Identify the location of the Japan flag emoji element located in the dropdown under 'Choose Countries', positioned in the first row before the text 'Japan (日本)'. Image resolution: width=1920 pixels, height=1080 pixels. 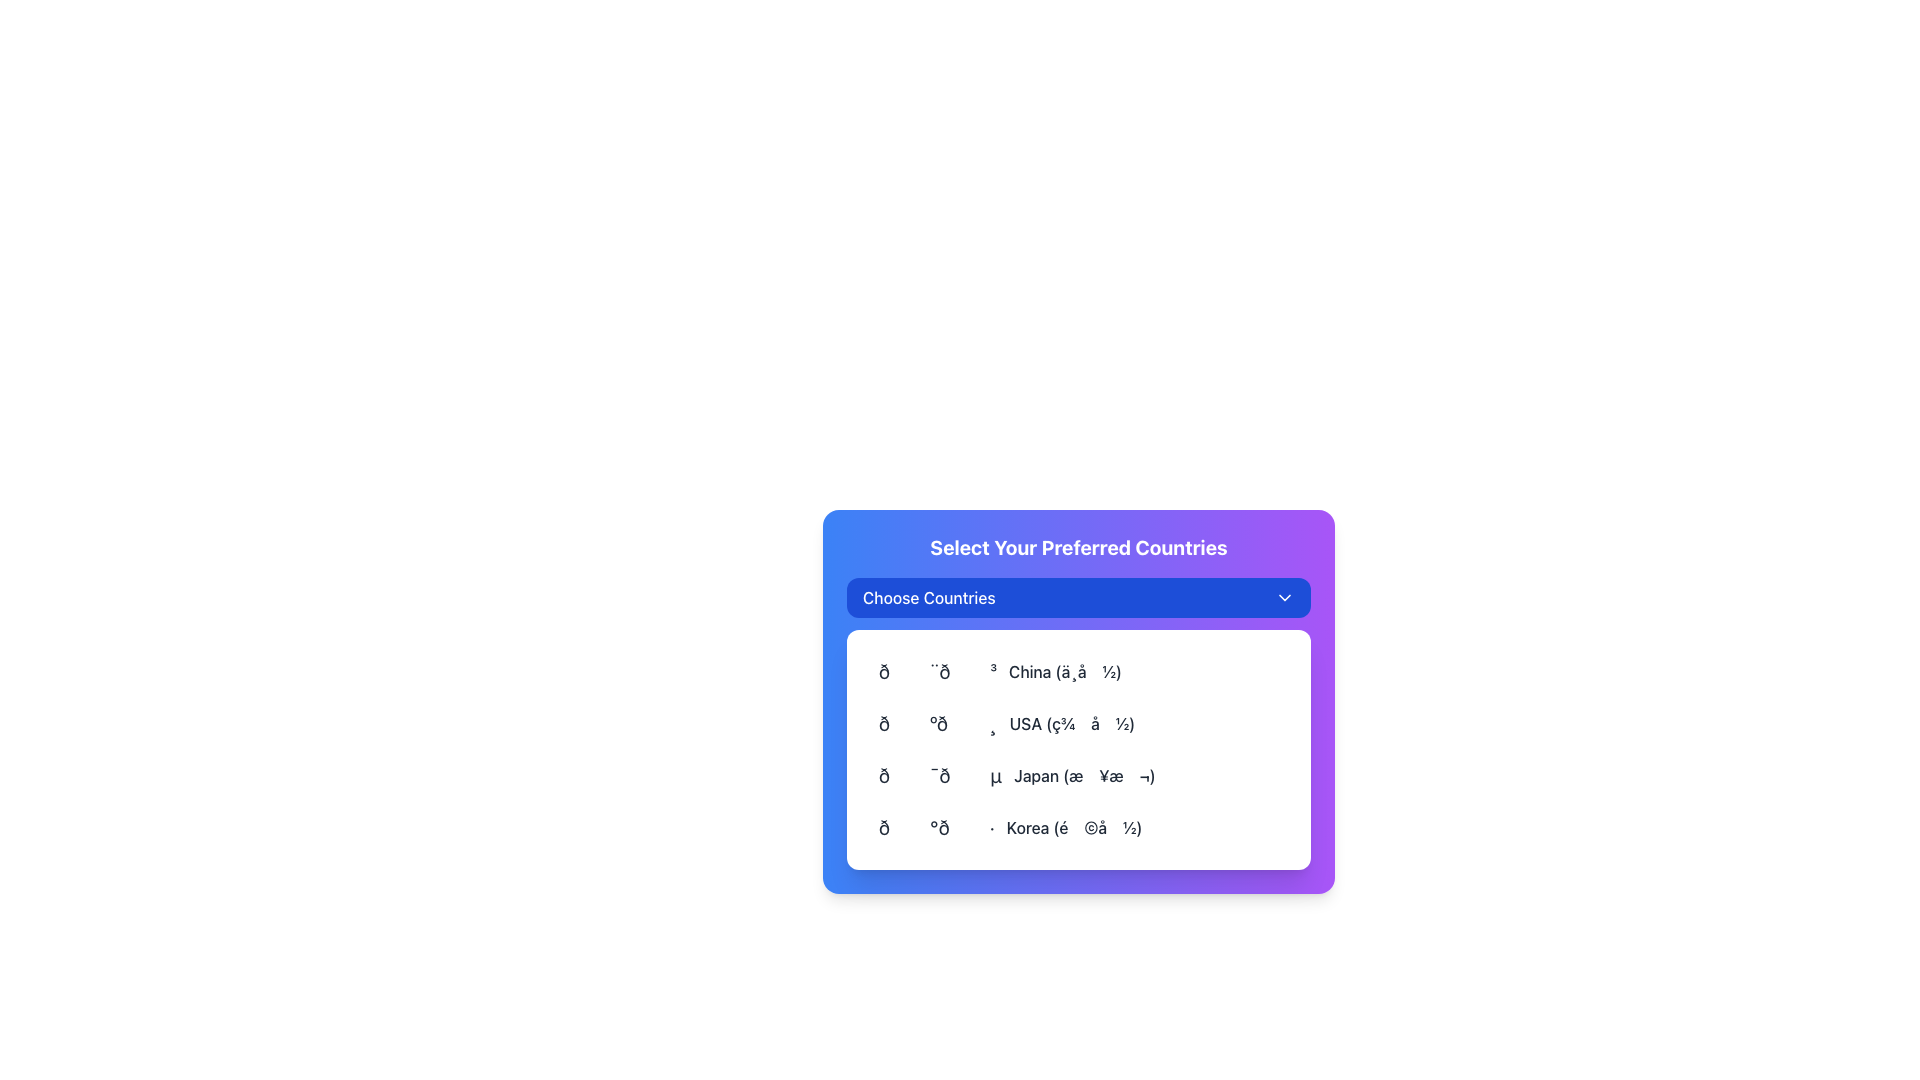
(939, 774).